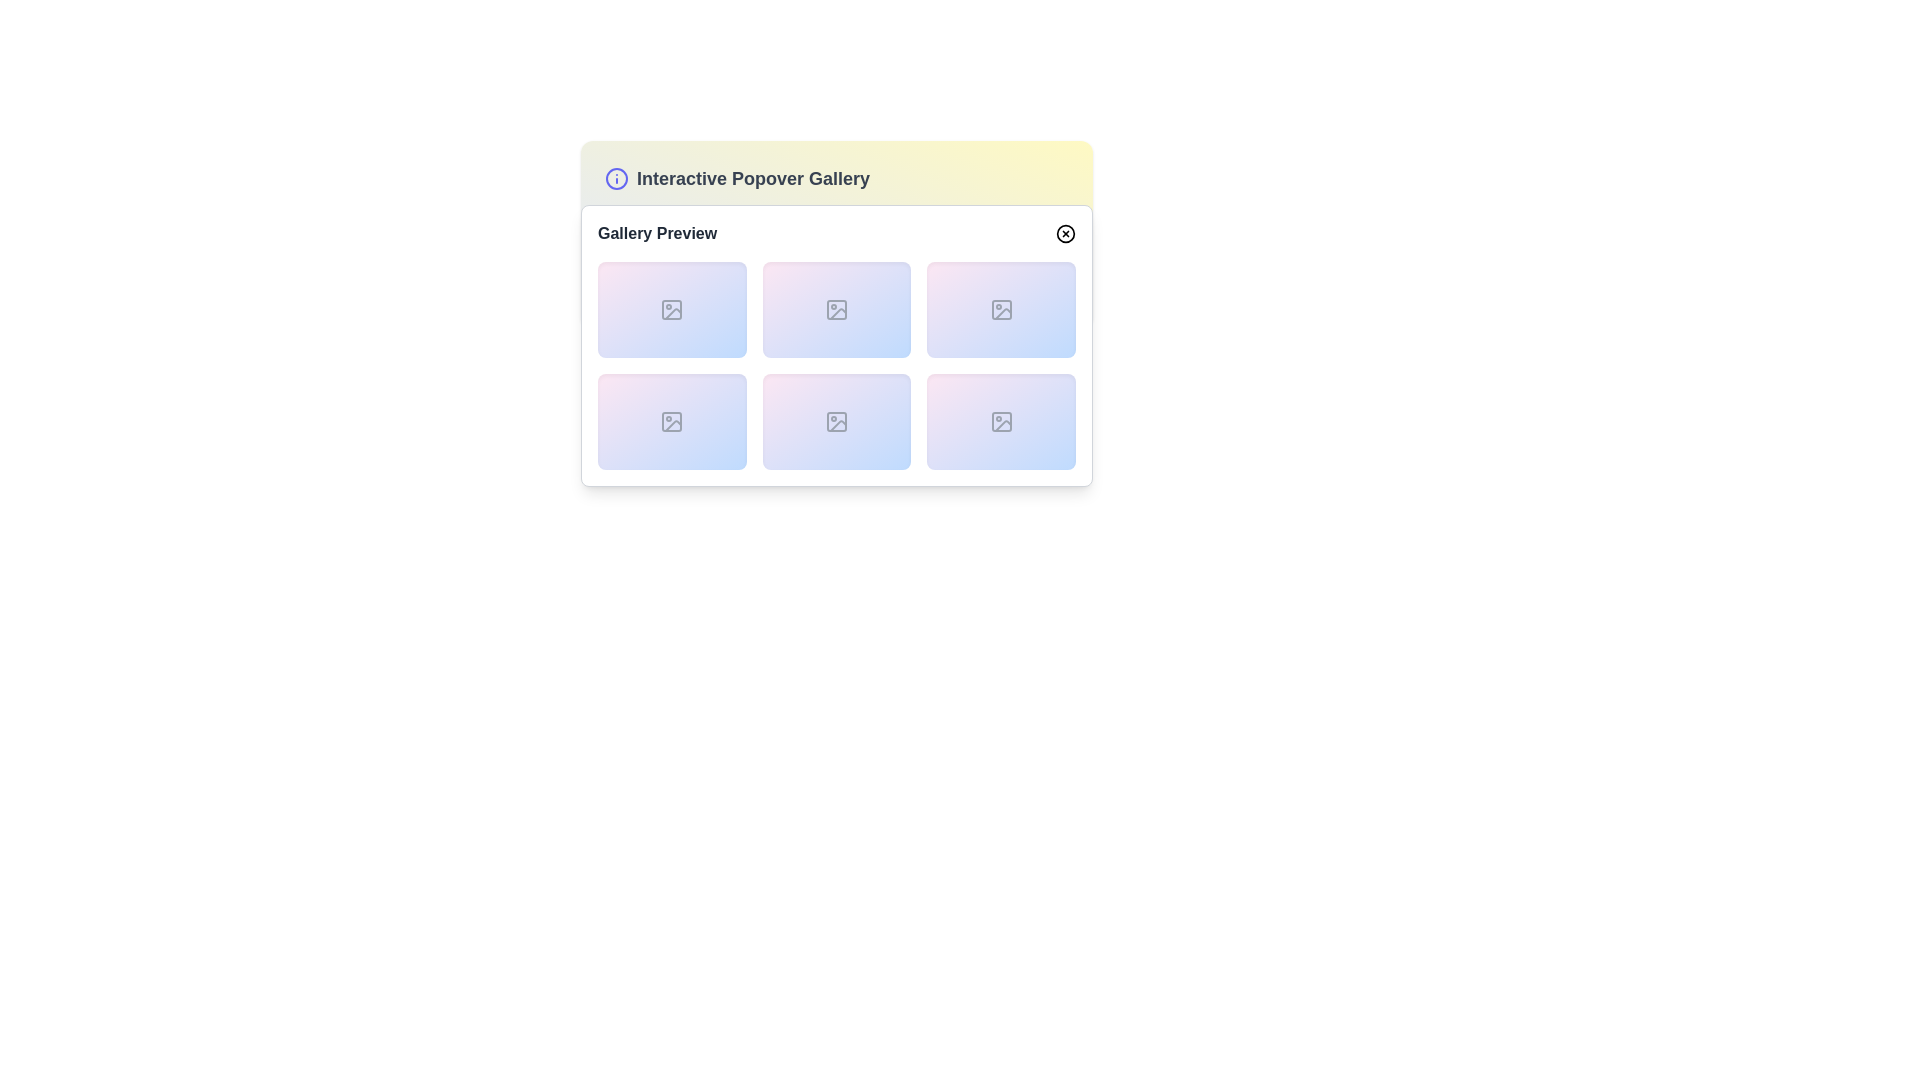  What do you see at coordinates (1001, 420) in the screenshot?
I see `the gray SVG-based icon resembling an image placeholder with rounded corners and a circular symbol inside, located in the last tile of the second row under the 'Gallery Preview' title, by clicking on it to engage the gallery system` at bounding box center [1001, 420].